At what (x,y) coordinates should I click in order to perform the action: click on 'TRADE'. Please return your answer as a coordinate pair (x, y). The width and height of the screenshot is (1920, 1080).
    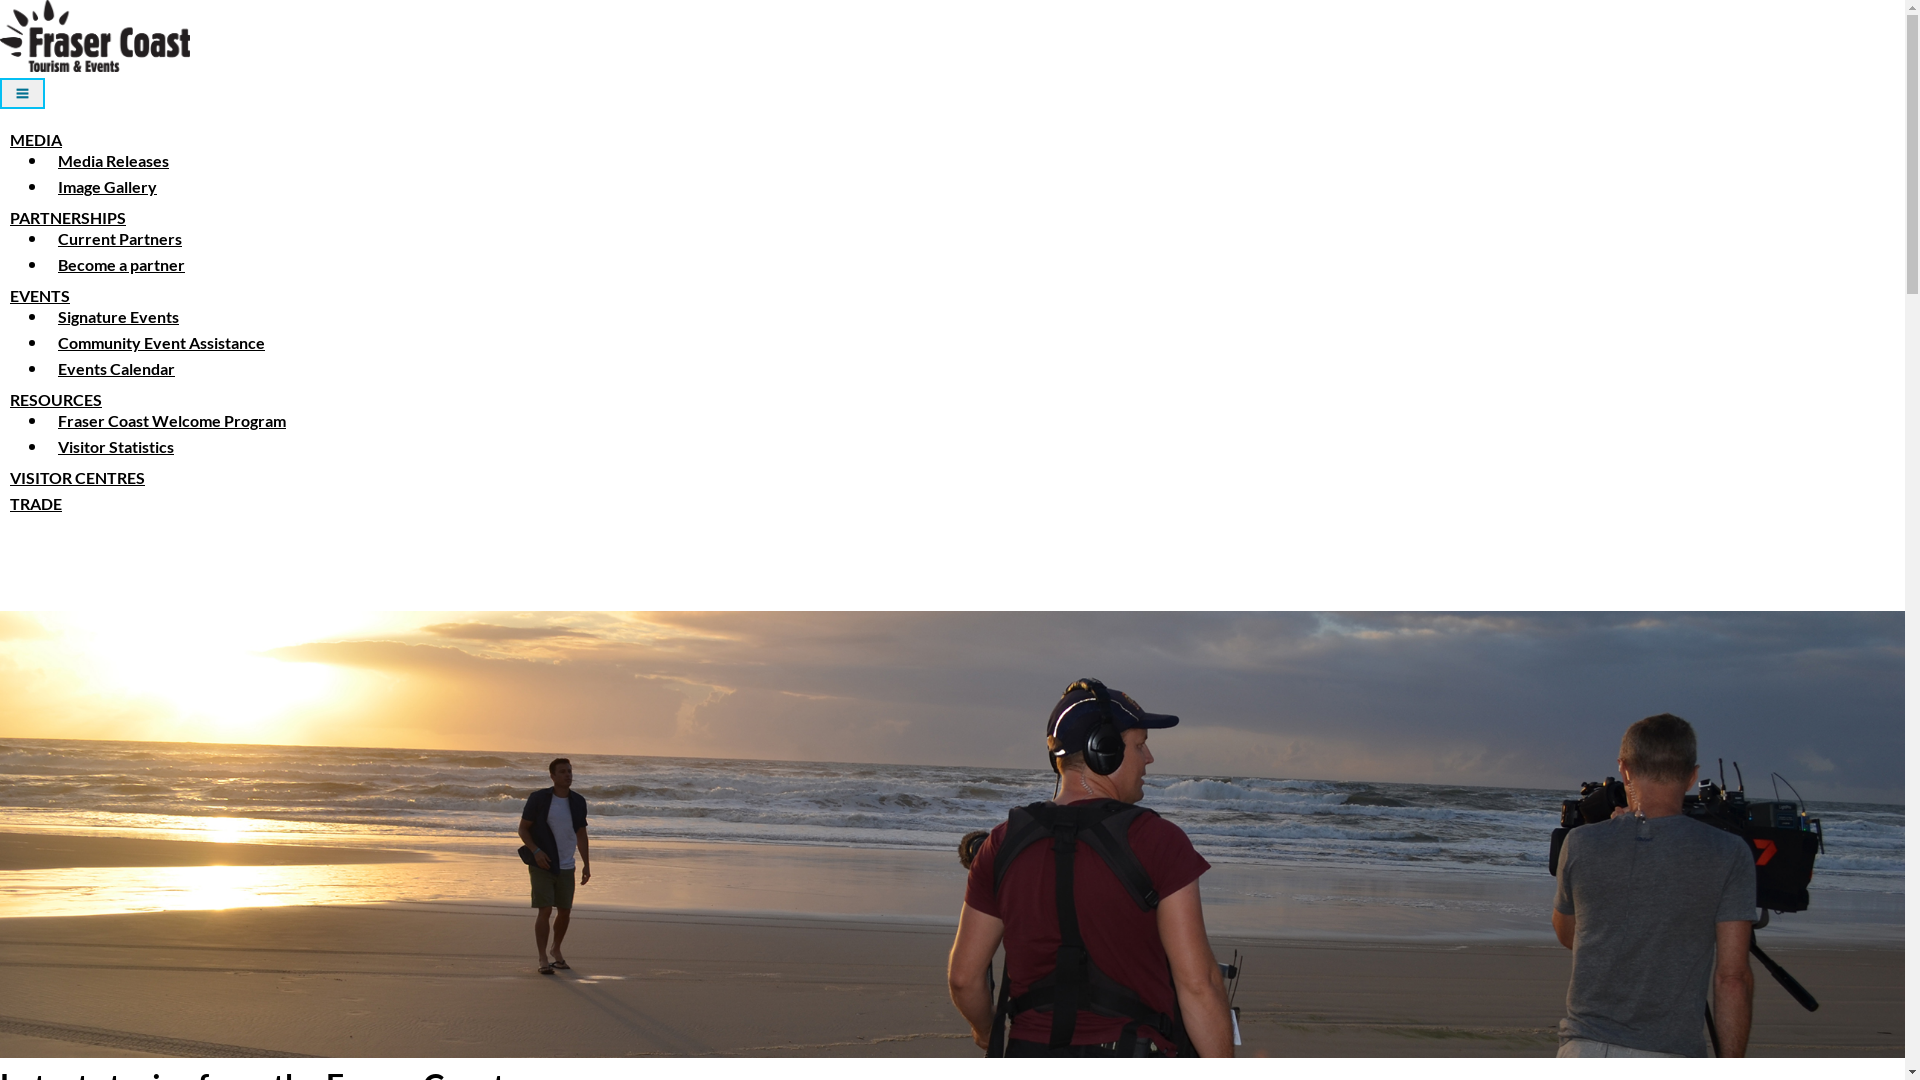
    Looking at the image, I should click on (35, 502).